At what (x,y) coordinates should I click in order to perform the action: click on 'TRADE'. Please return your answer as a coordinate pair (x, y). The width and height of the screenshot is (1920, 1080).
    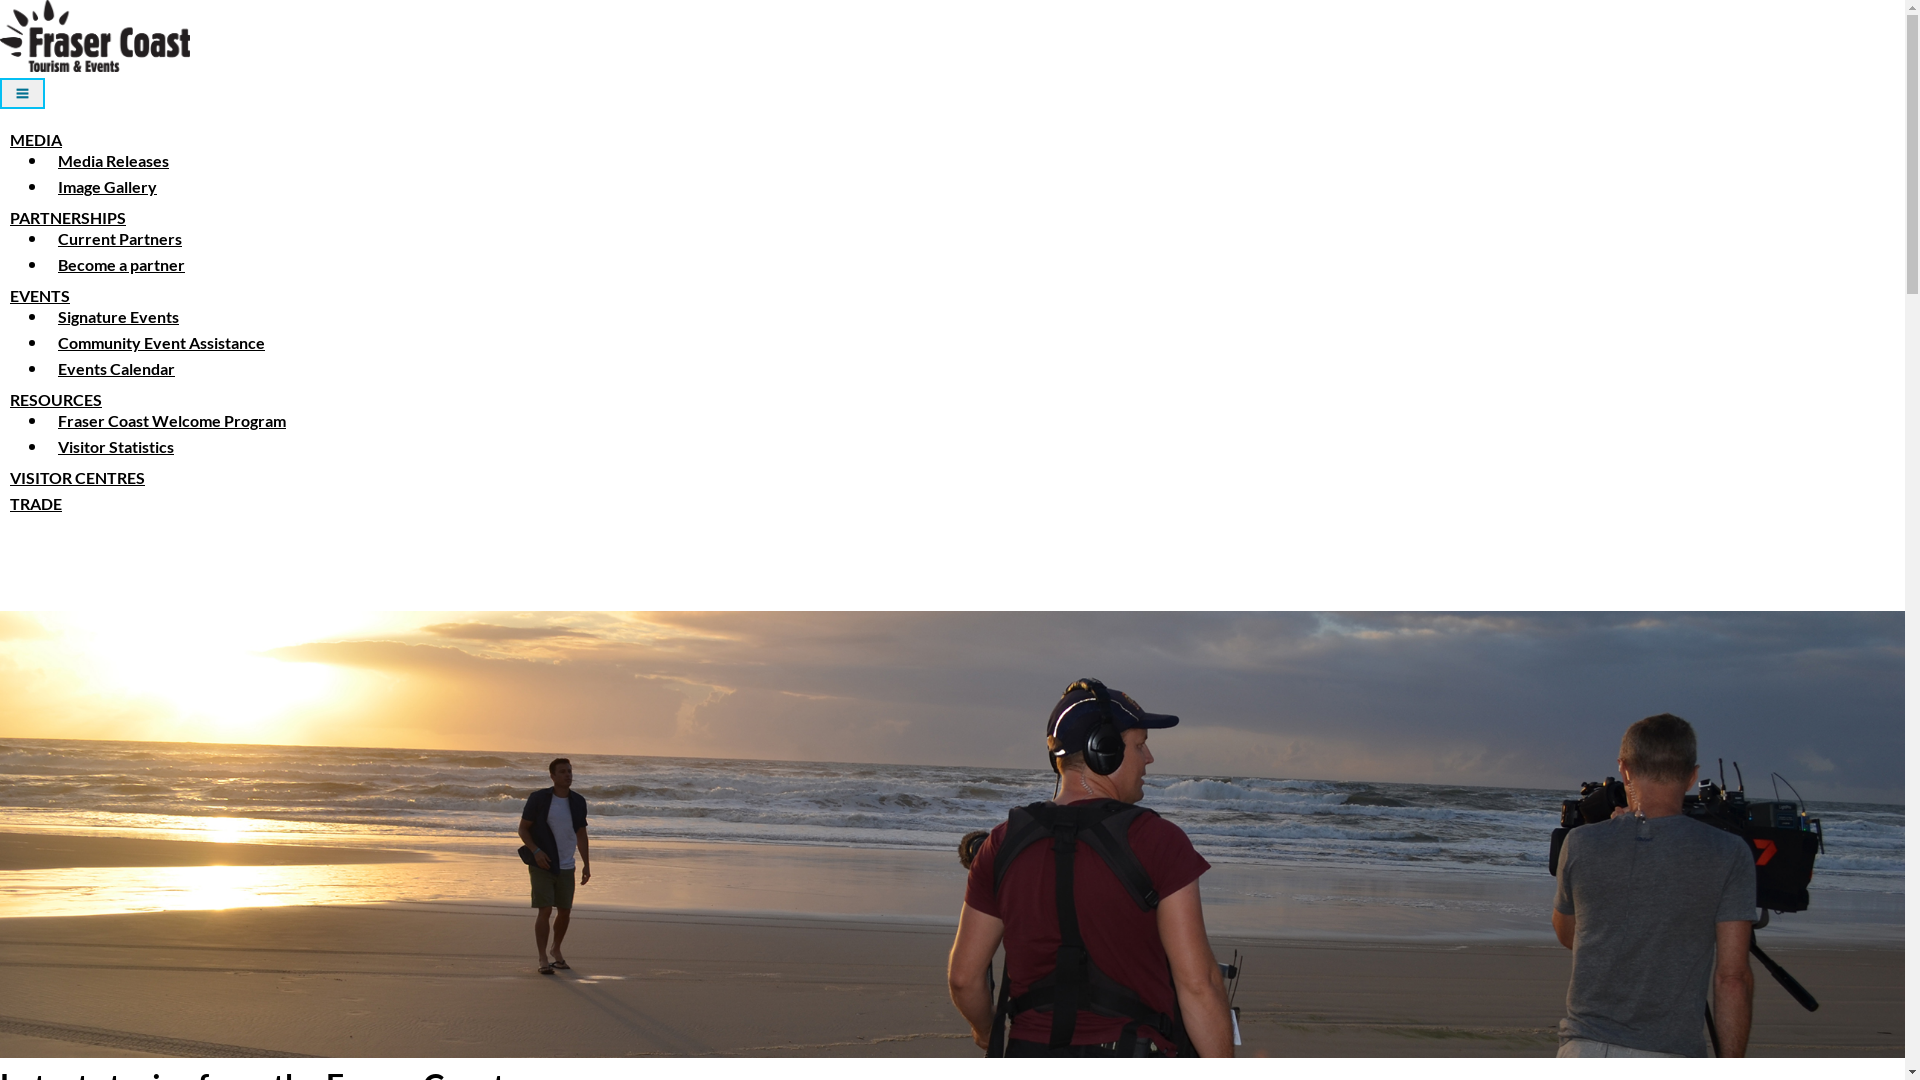
    Looking at the image, I should click on (35, 502).